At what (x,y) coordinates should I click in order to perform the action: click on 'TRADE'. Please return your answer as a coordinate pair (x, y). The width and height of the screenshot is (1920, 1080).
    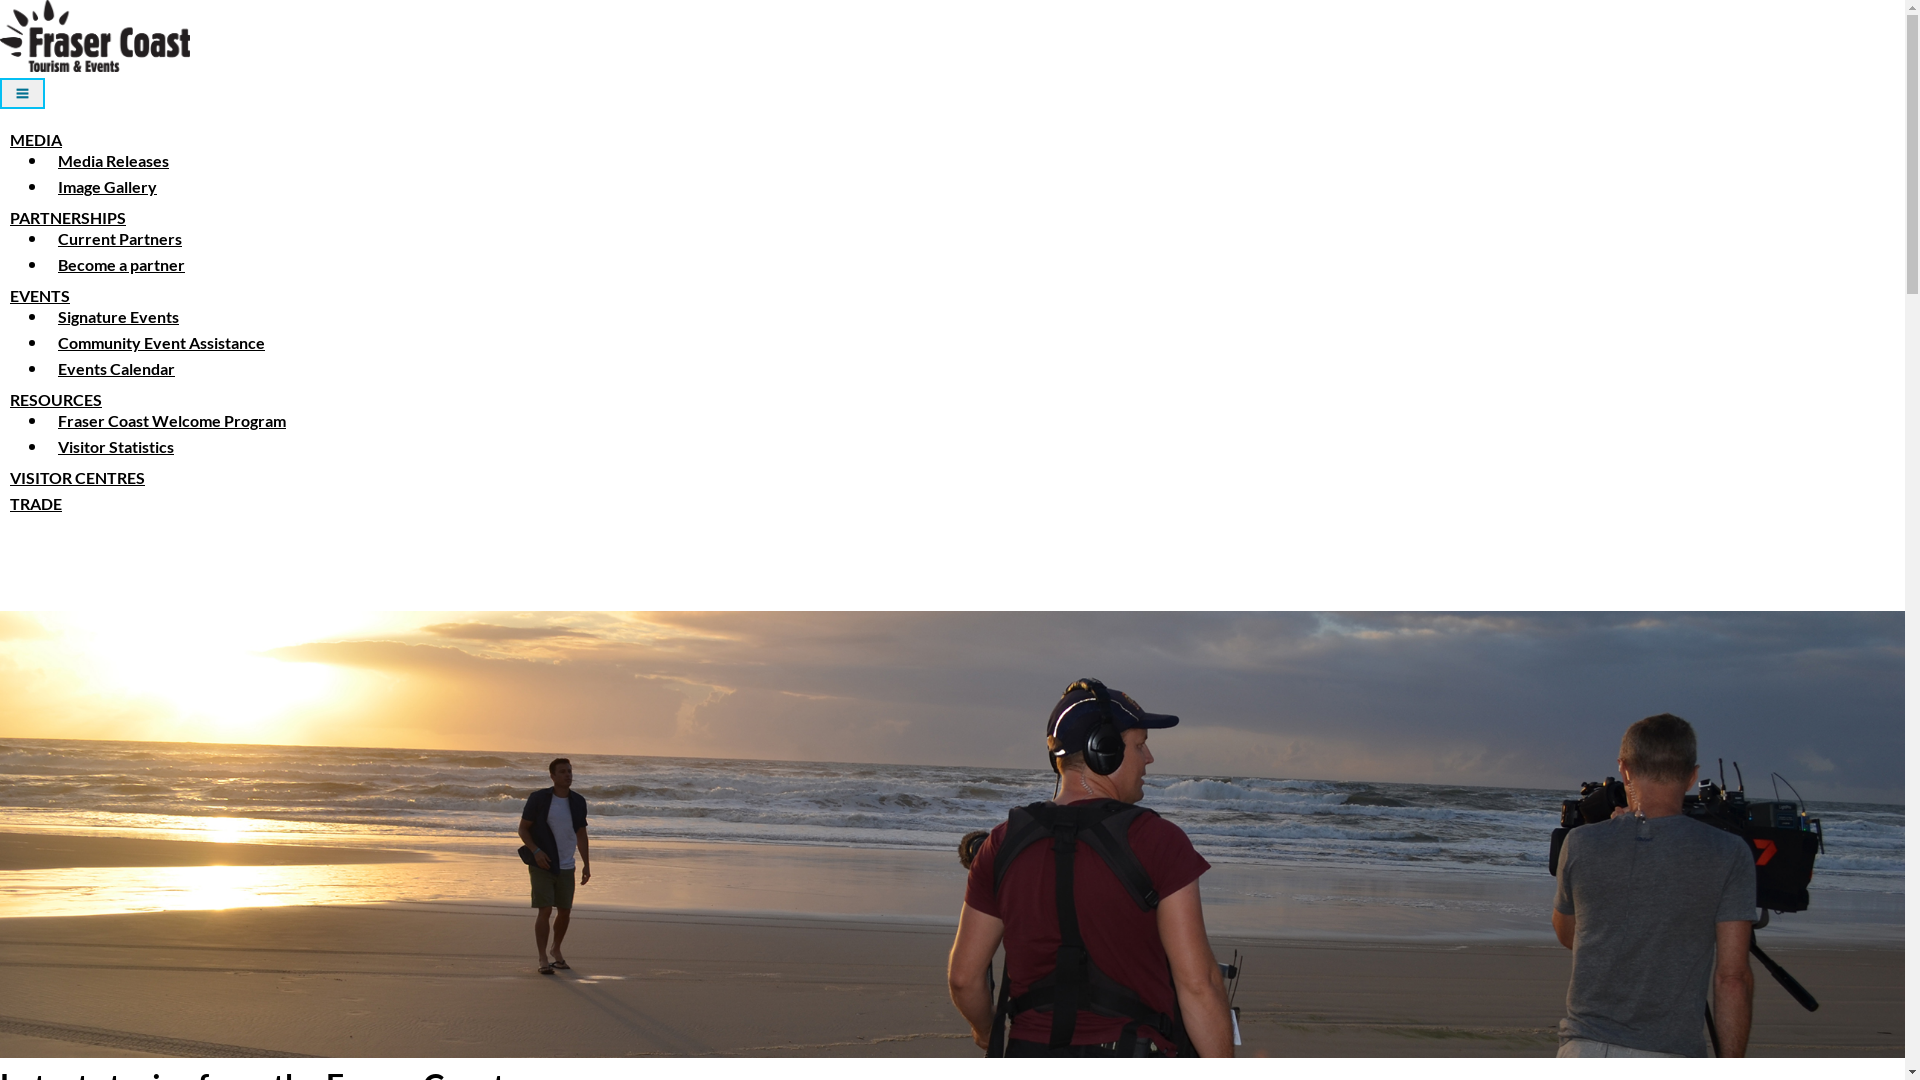
    Looking at the image, I should click on (35, 502).